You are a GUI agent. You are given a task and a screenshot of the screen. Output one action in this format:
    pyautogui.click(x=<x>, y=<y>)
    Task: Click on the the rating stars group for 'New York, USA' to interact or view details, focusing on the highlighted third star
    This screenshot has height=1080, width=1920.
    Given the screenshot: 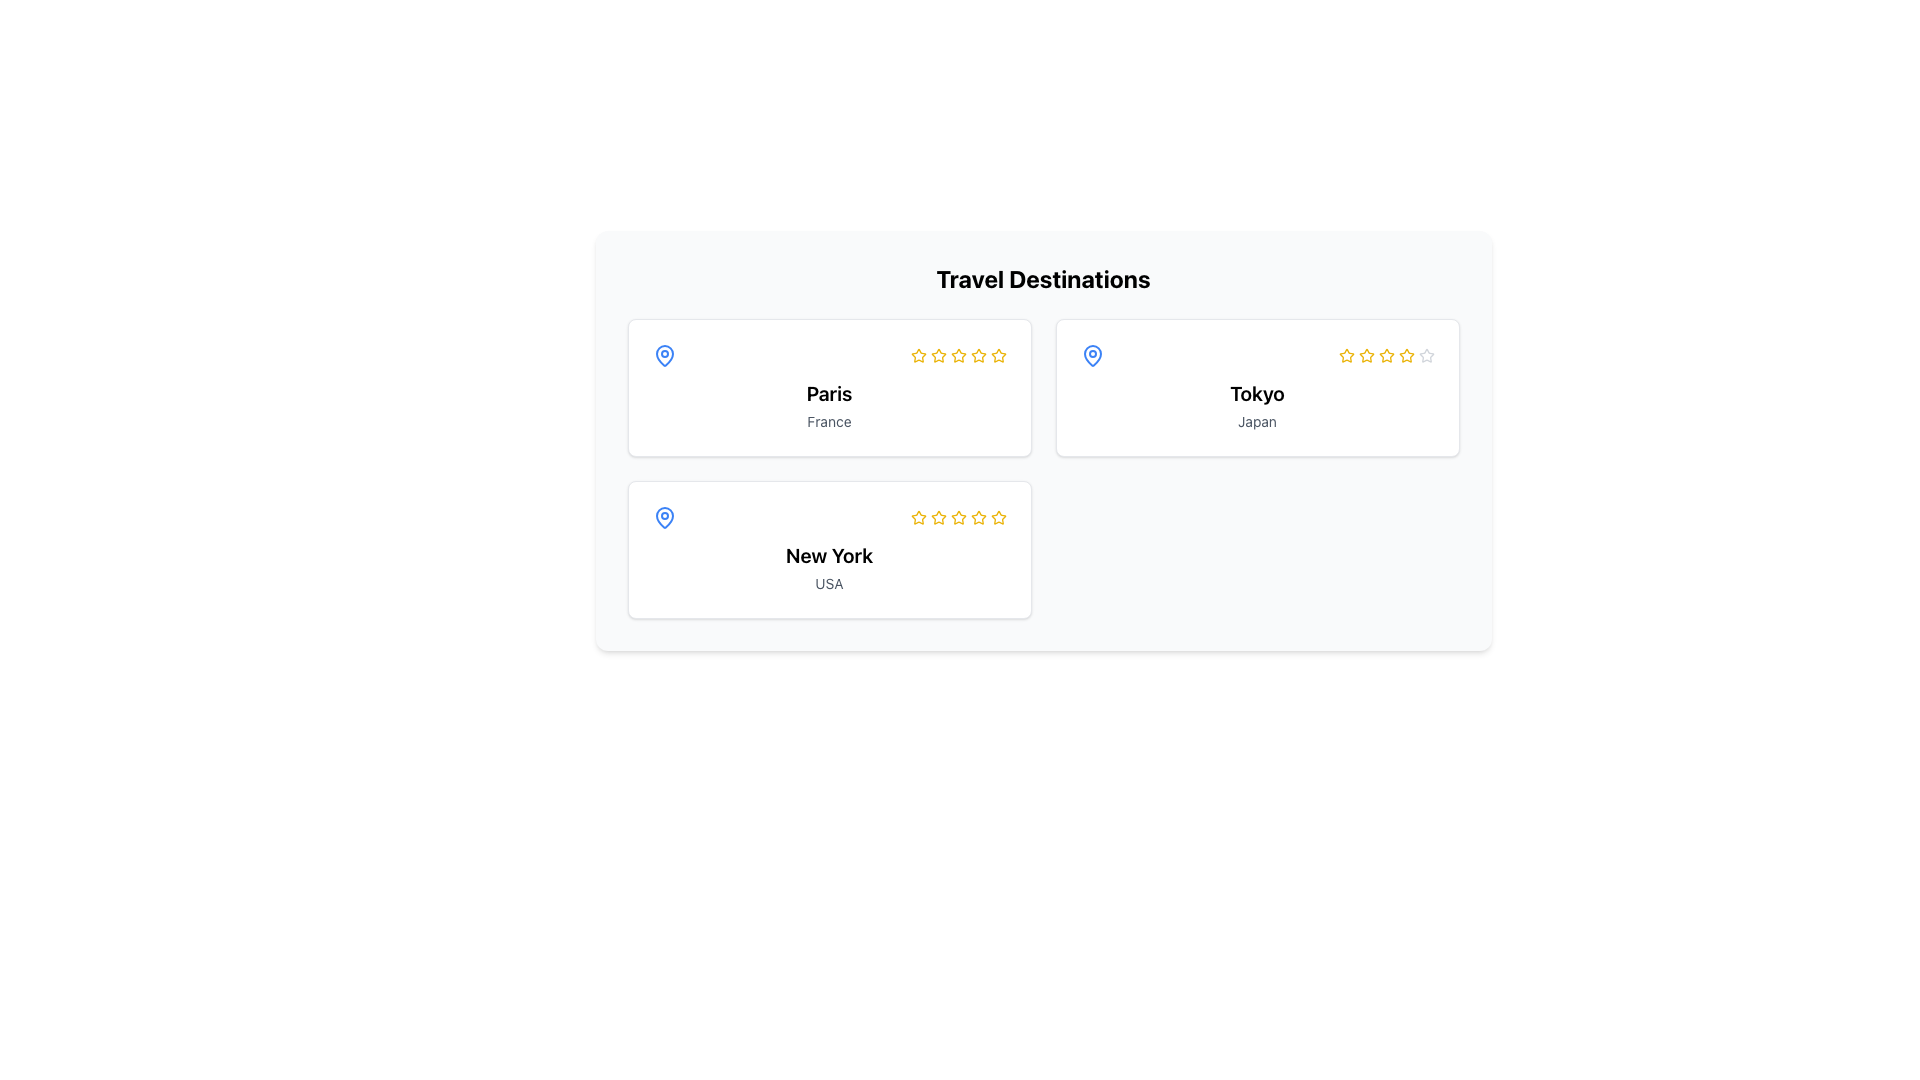 What is the action you would take?
    pyautogui.click(x=957, y=516)
    